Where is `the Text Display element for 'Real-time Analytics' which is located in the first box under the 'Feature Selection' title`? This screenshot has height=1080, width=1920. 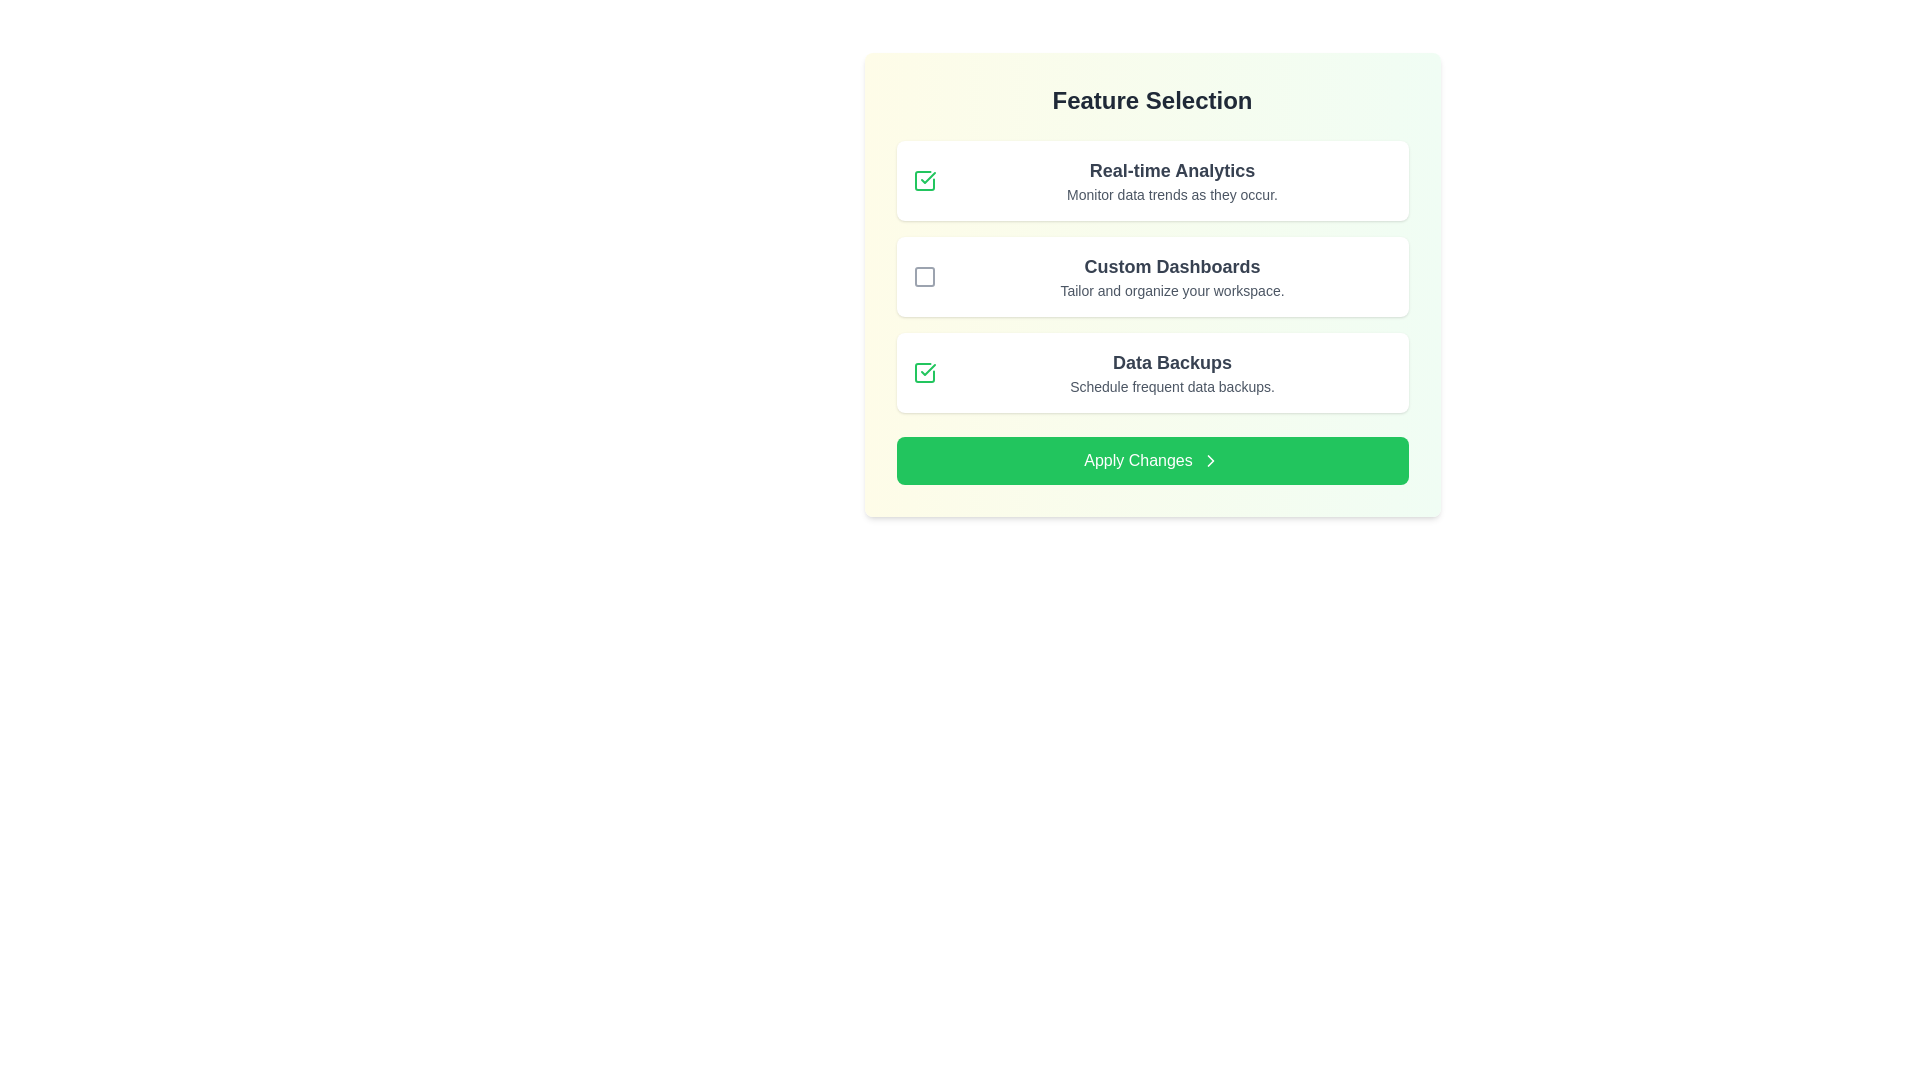 the Text Display element for 'Real-time Analytics' which is located in the first box under the 'Feature Selection' title is located at coordinates (1172, 181).